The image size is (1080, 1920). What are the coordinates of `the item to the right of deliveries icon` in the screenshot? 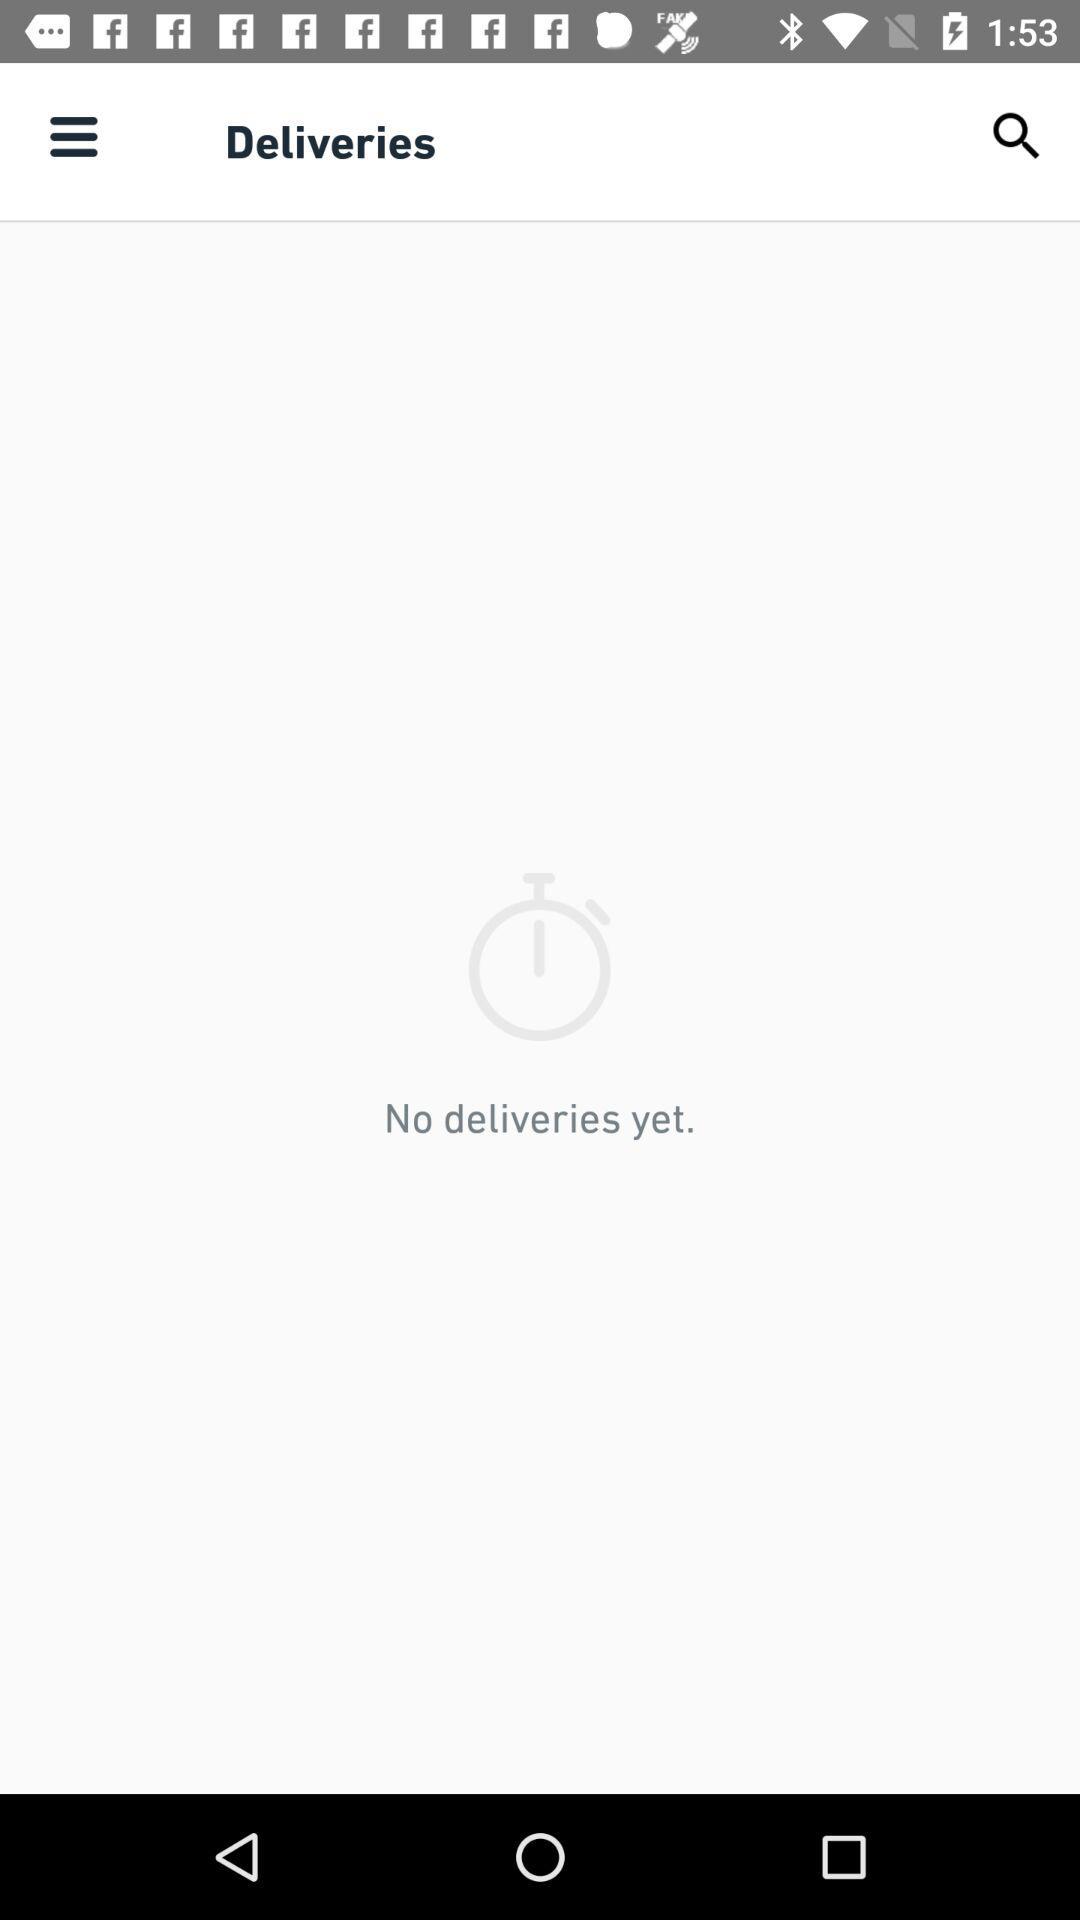 It's located at (1017, 135).